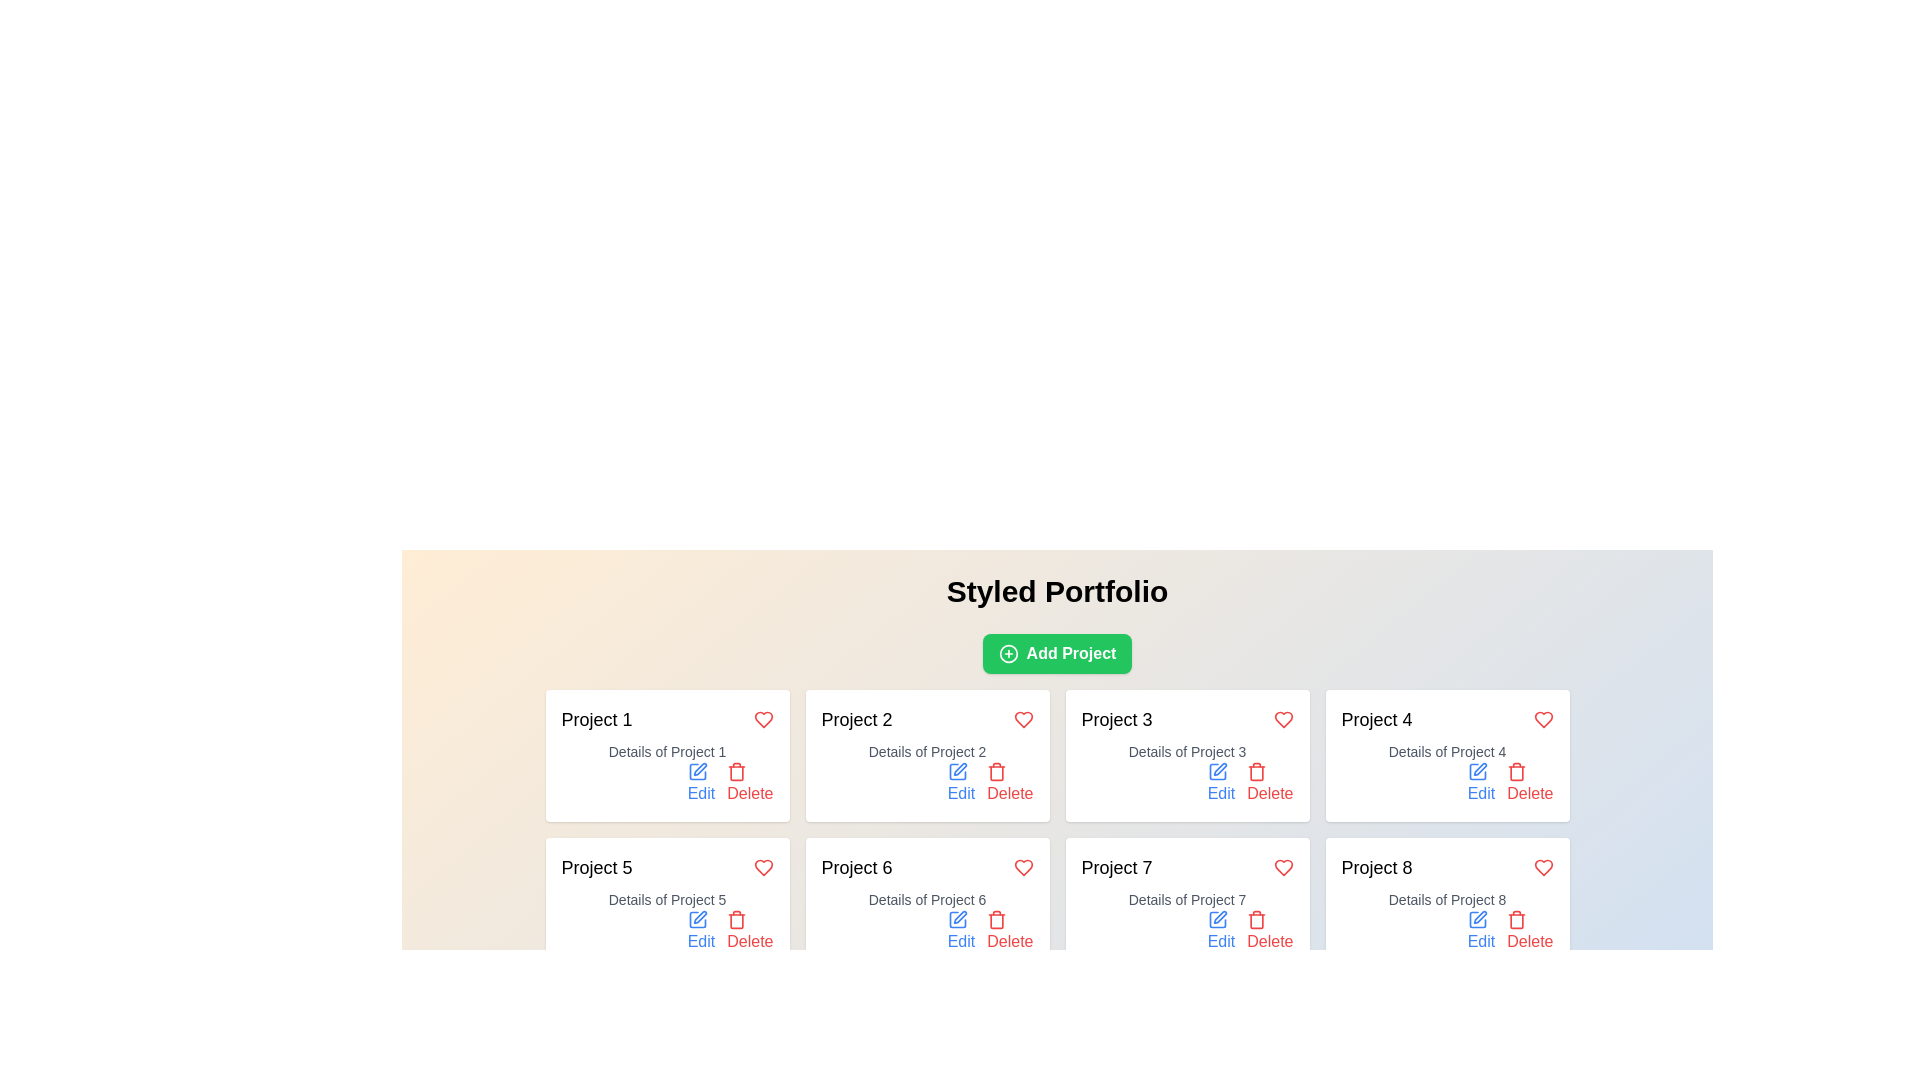 This screenshot has width=1920, height=1080. What do you see at coordinates (1542, 720) in the screenshot?
I see `the heart icon button located at the top-right corner of the 'Project 4' card to observe its hover effect` at bounding box center [1542, 720].